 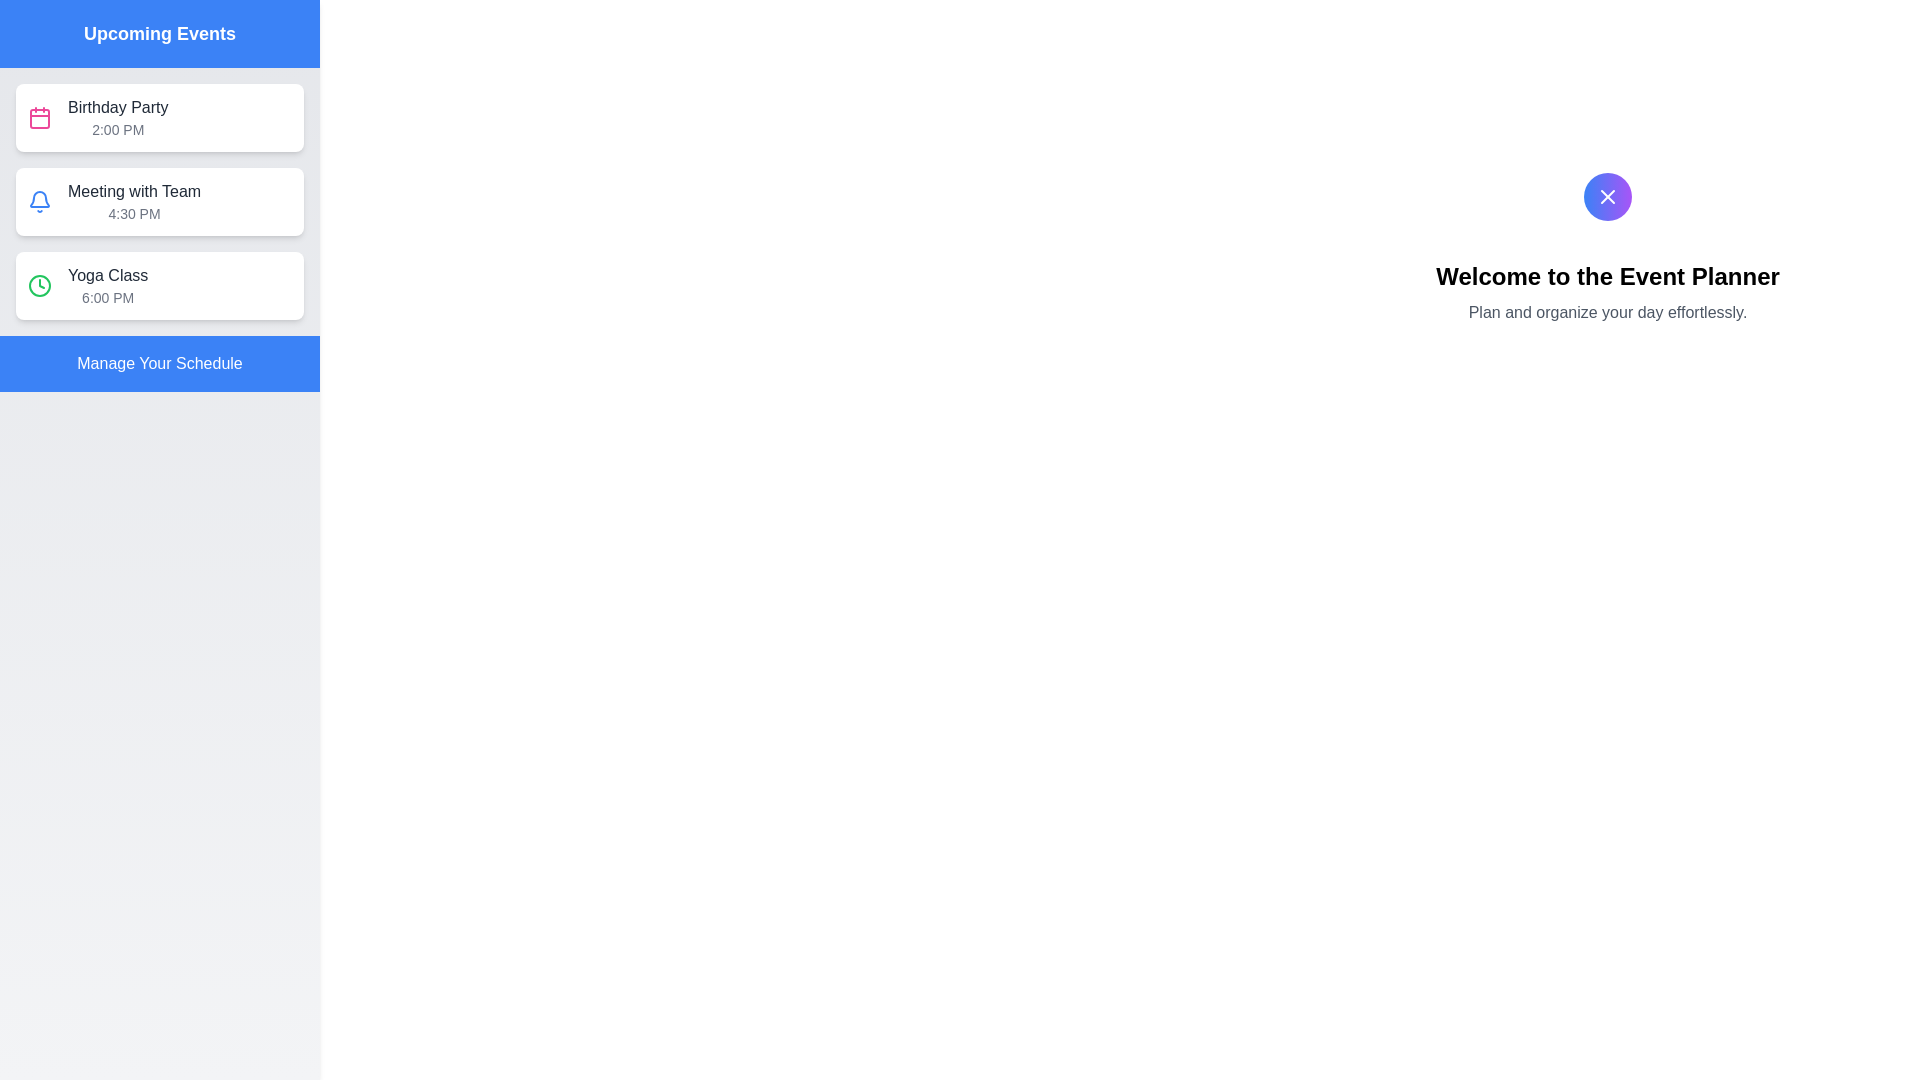 I want to click on the Text Label located at the upper left corner of the first card in the 'Upcoming Events' section, which serves as the title for the associated event, so click(x=117, y=108).